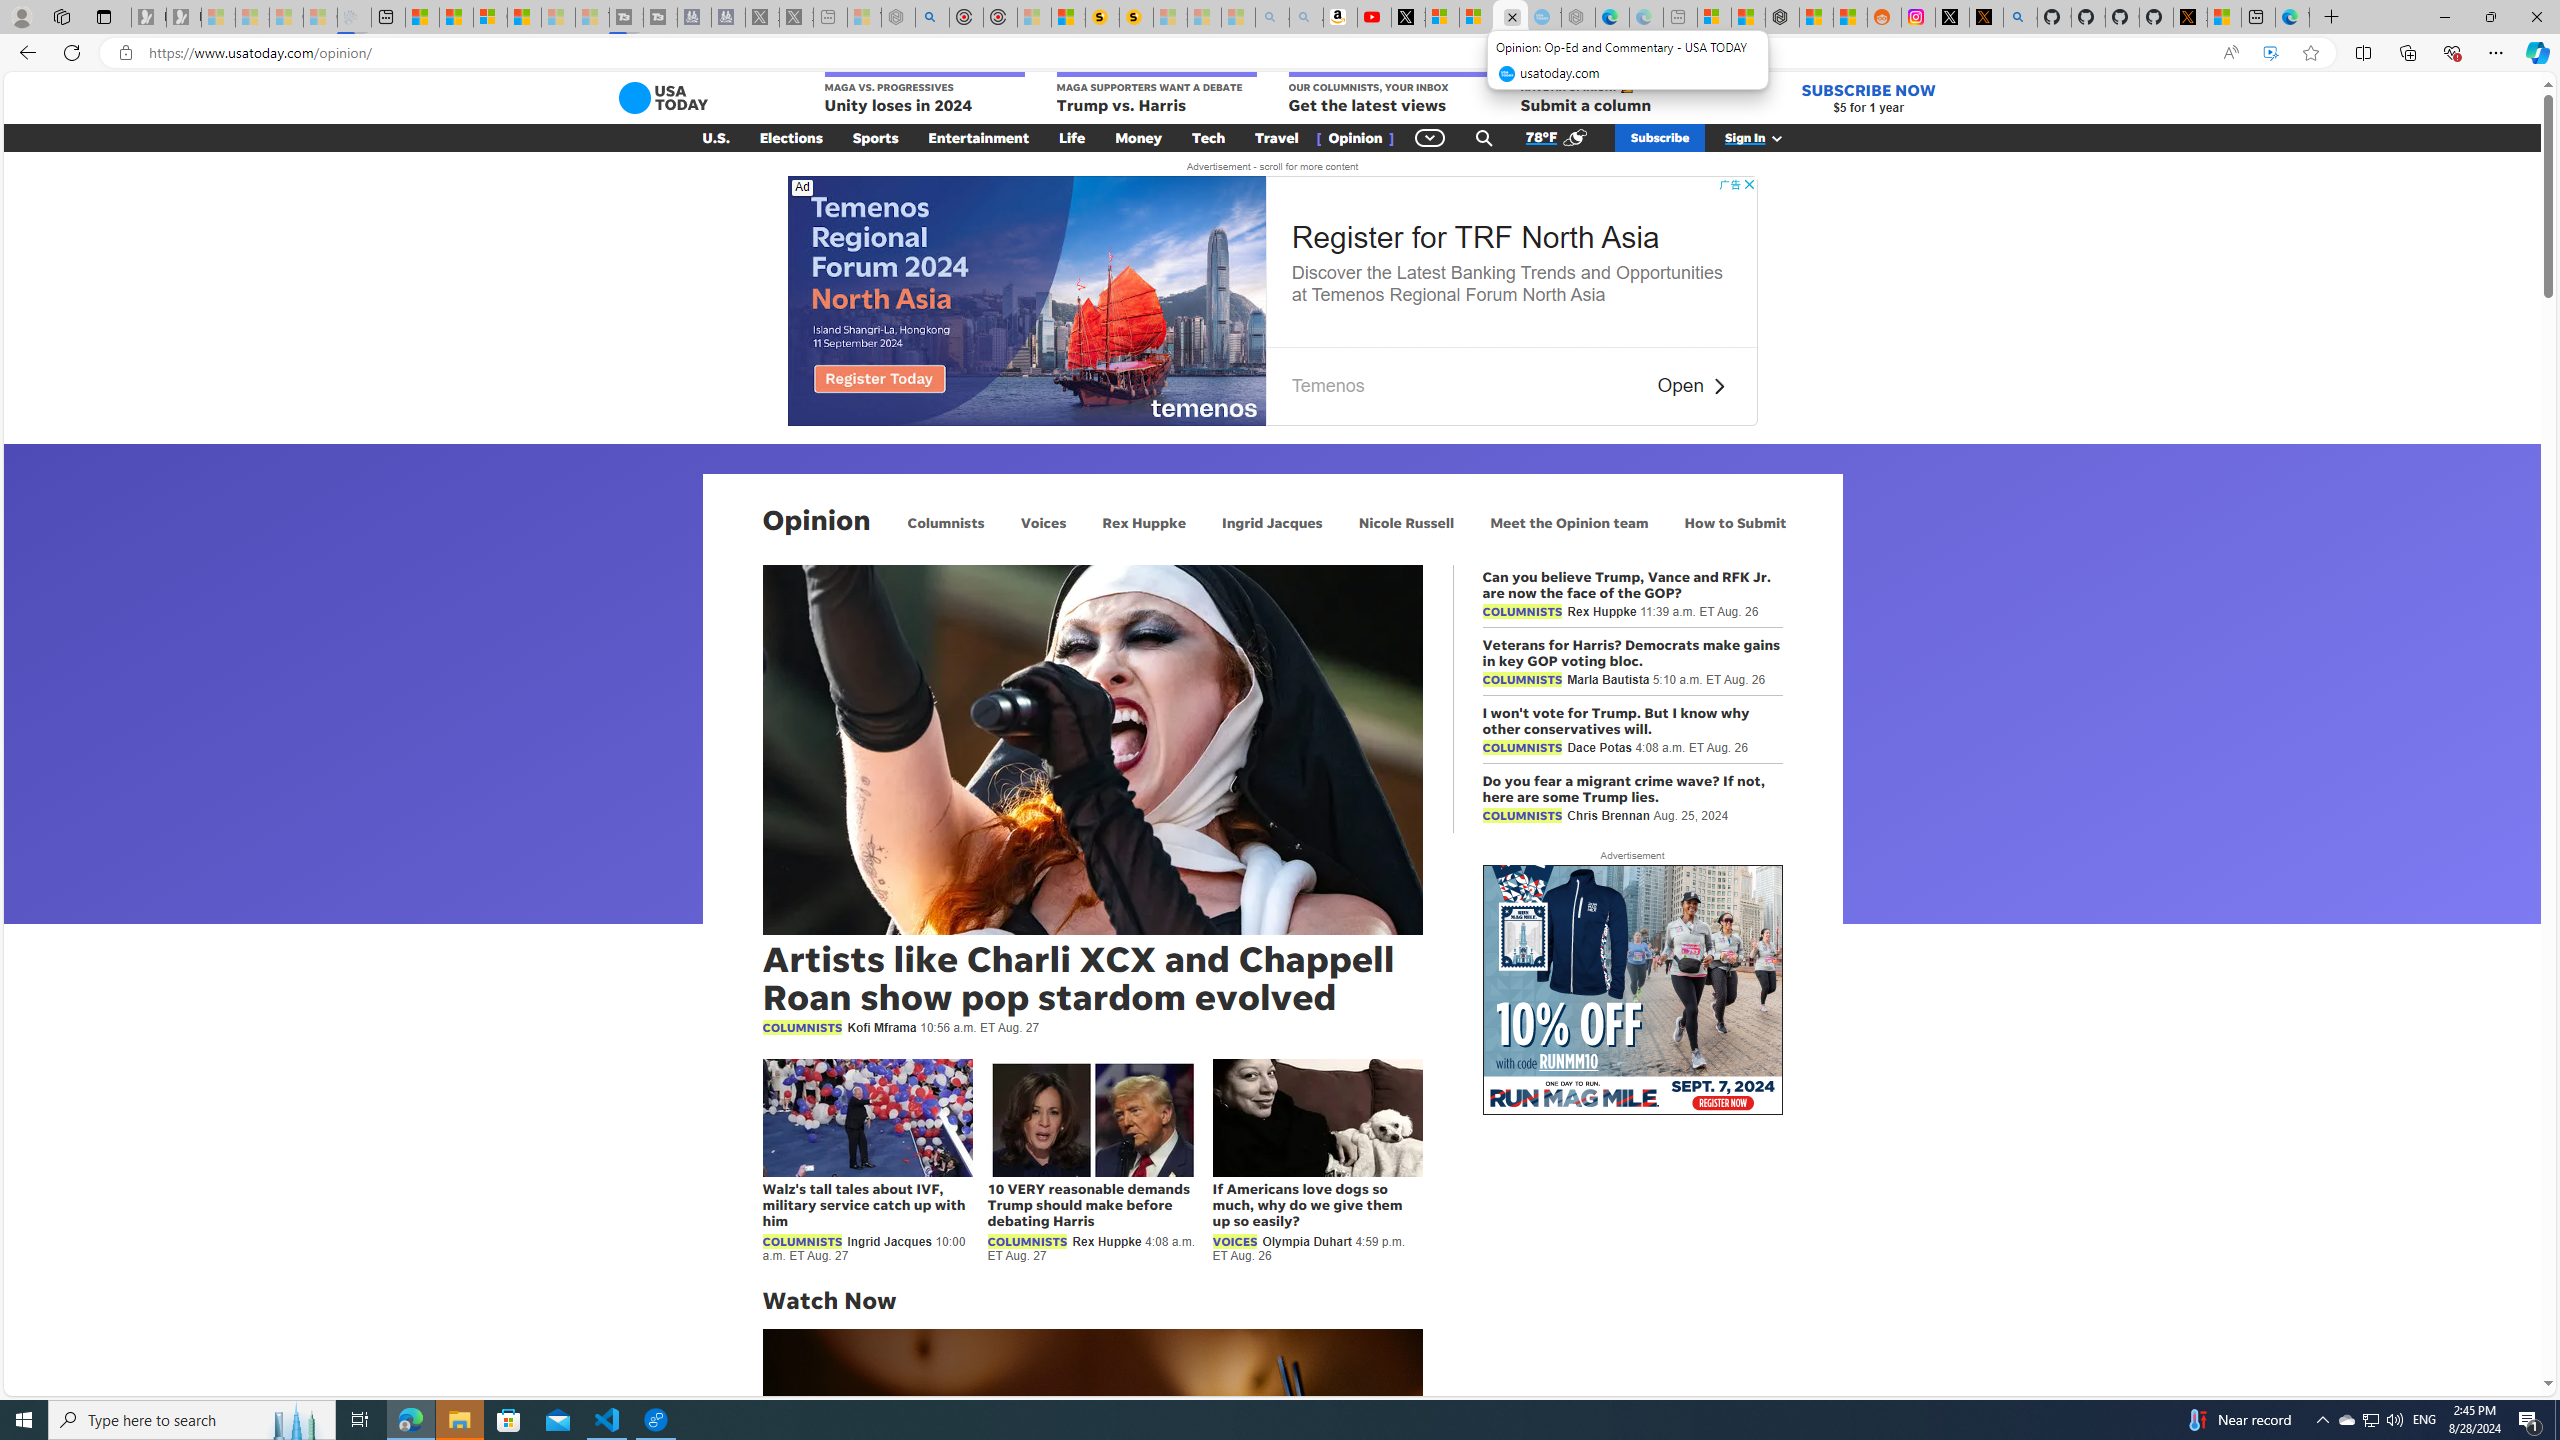 The height and width of the screenshot is (1440, 2560). Describe the element at coordinates (1373, 16) in the screenshot. I see `'Day 1: Arriving in Yemen (surreal to be here) - YouTube'` at that location.